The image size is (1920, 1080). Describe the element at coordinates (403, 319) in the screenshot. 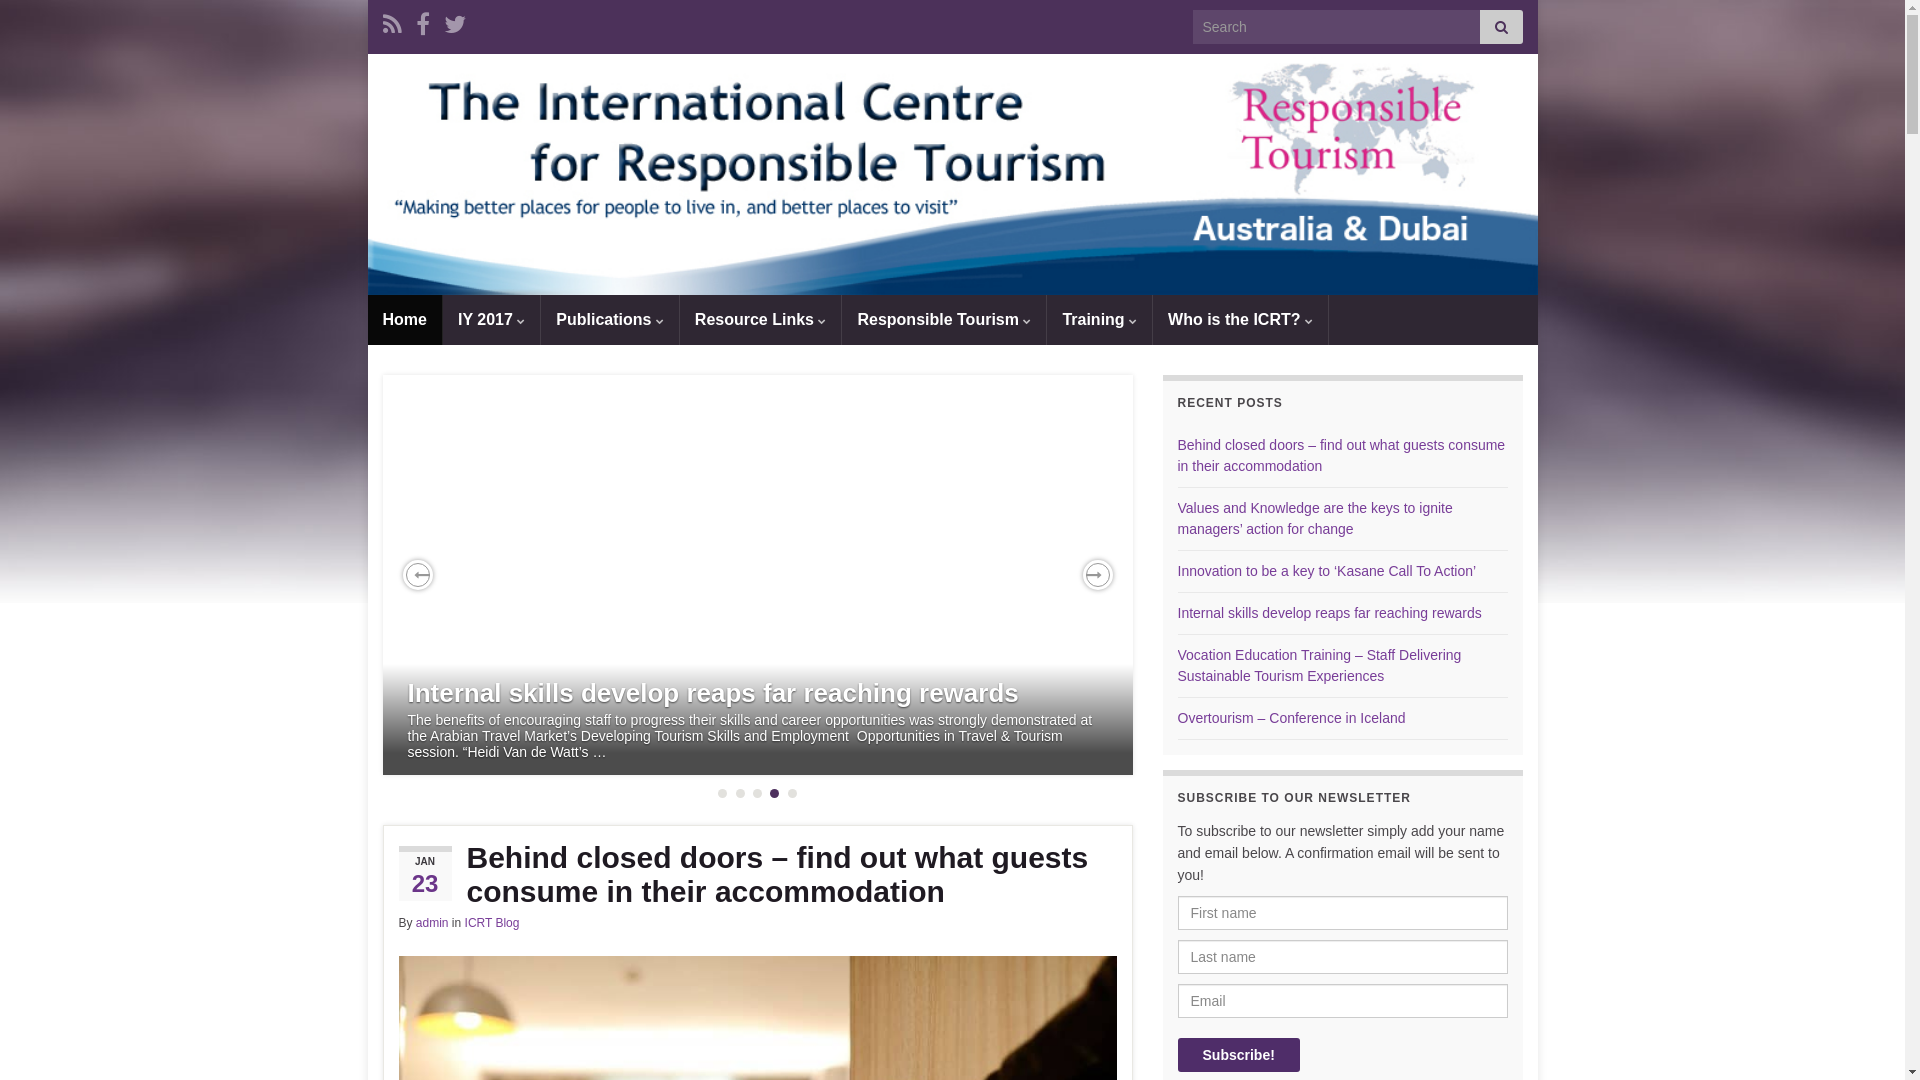

I see `'Home'` at that location.